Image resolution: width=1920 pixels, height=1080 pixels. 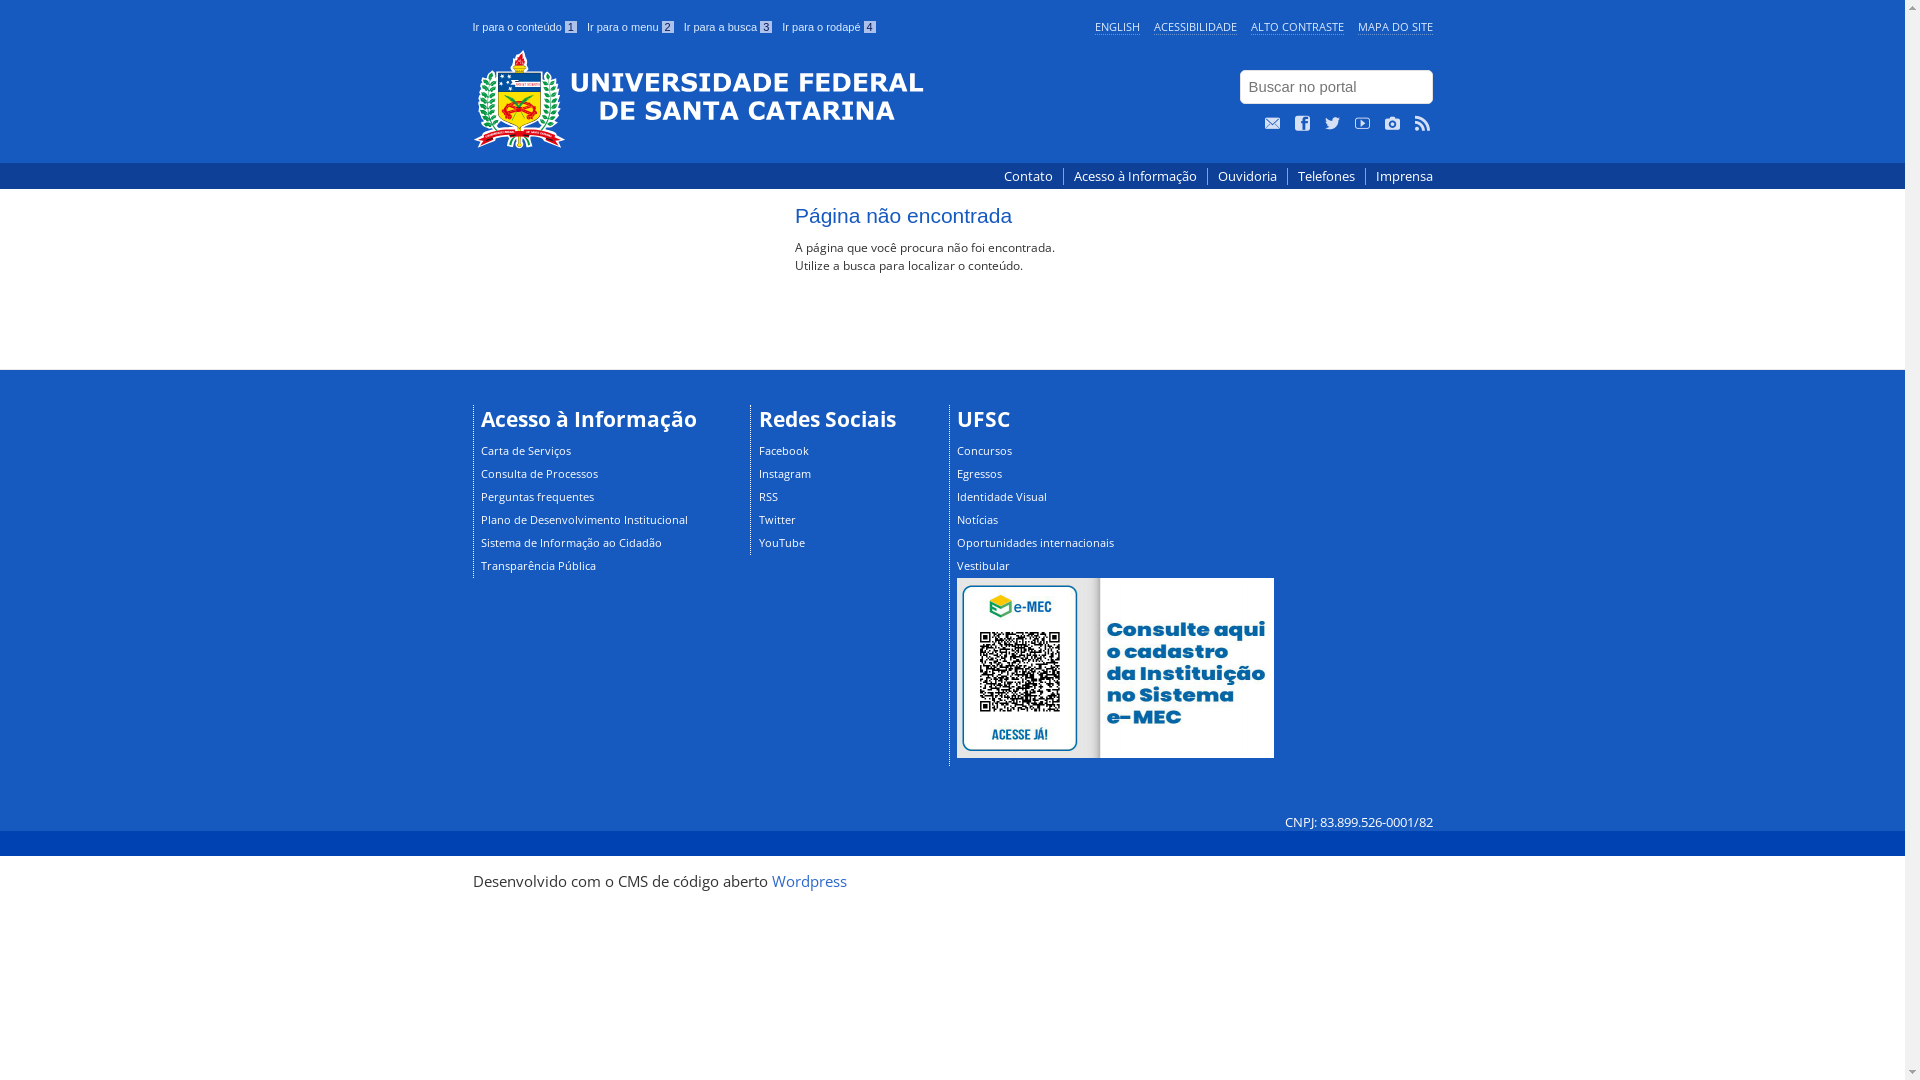 What do you see at coordinates (1114, 667) in the screenshot?
I see `'UFSC no e-MEC'` at bounding box center [1114, 667].